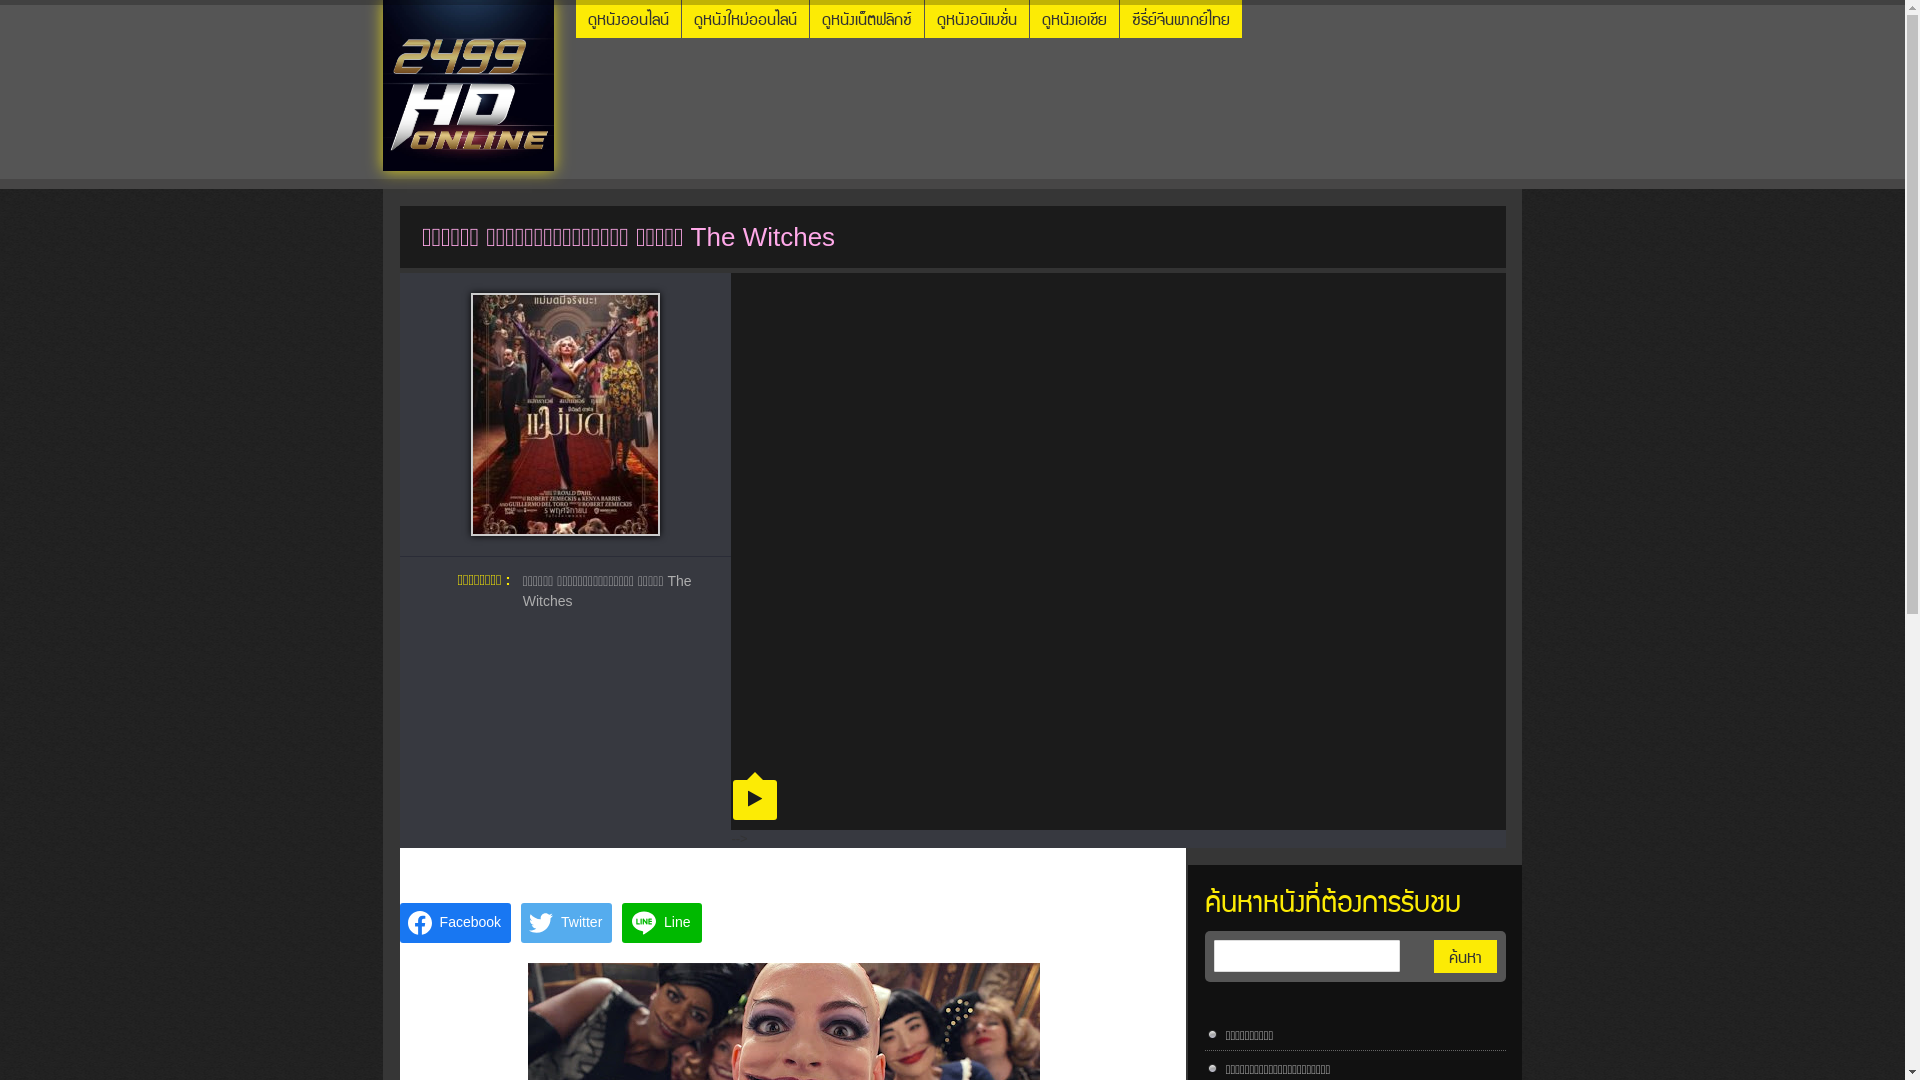  What do you see at coordinates (454, 922) in the screenshot?
I see `'Facebook'` at bounding box center [454, 922].